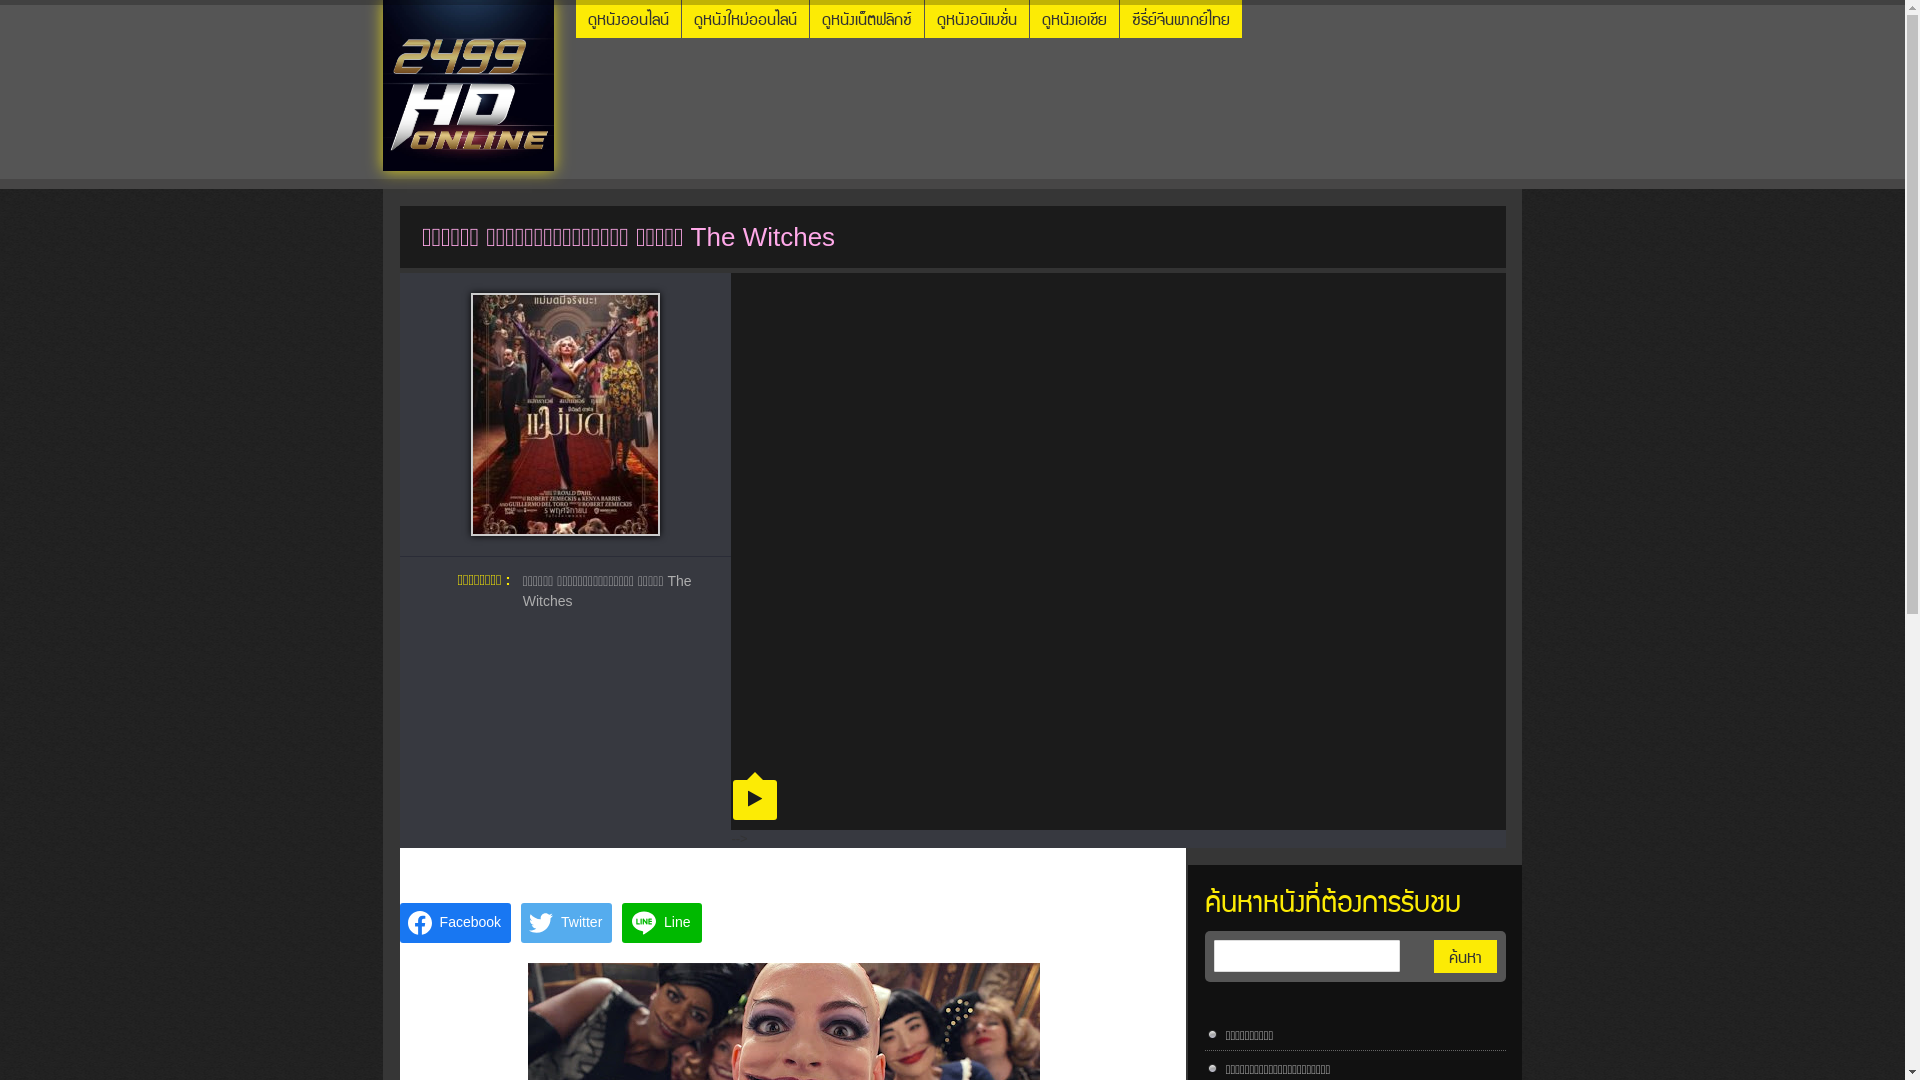  What do you see at coordinates (454, 922) in the screenshot?
I see `'Facebook'` at bounding box center [454, 922].